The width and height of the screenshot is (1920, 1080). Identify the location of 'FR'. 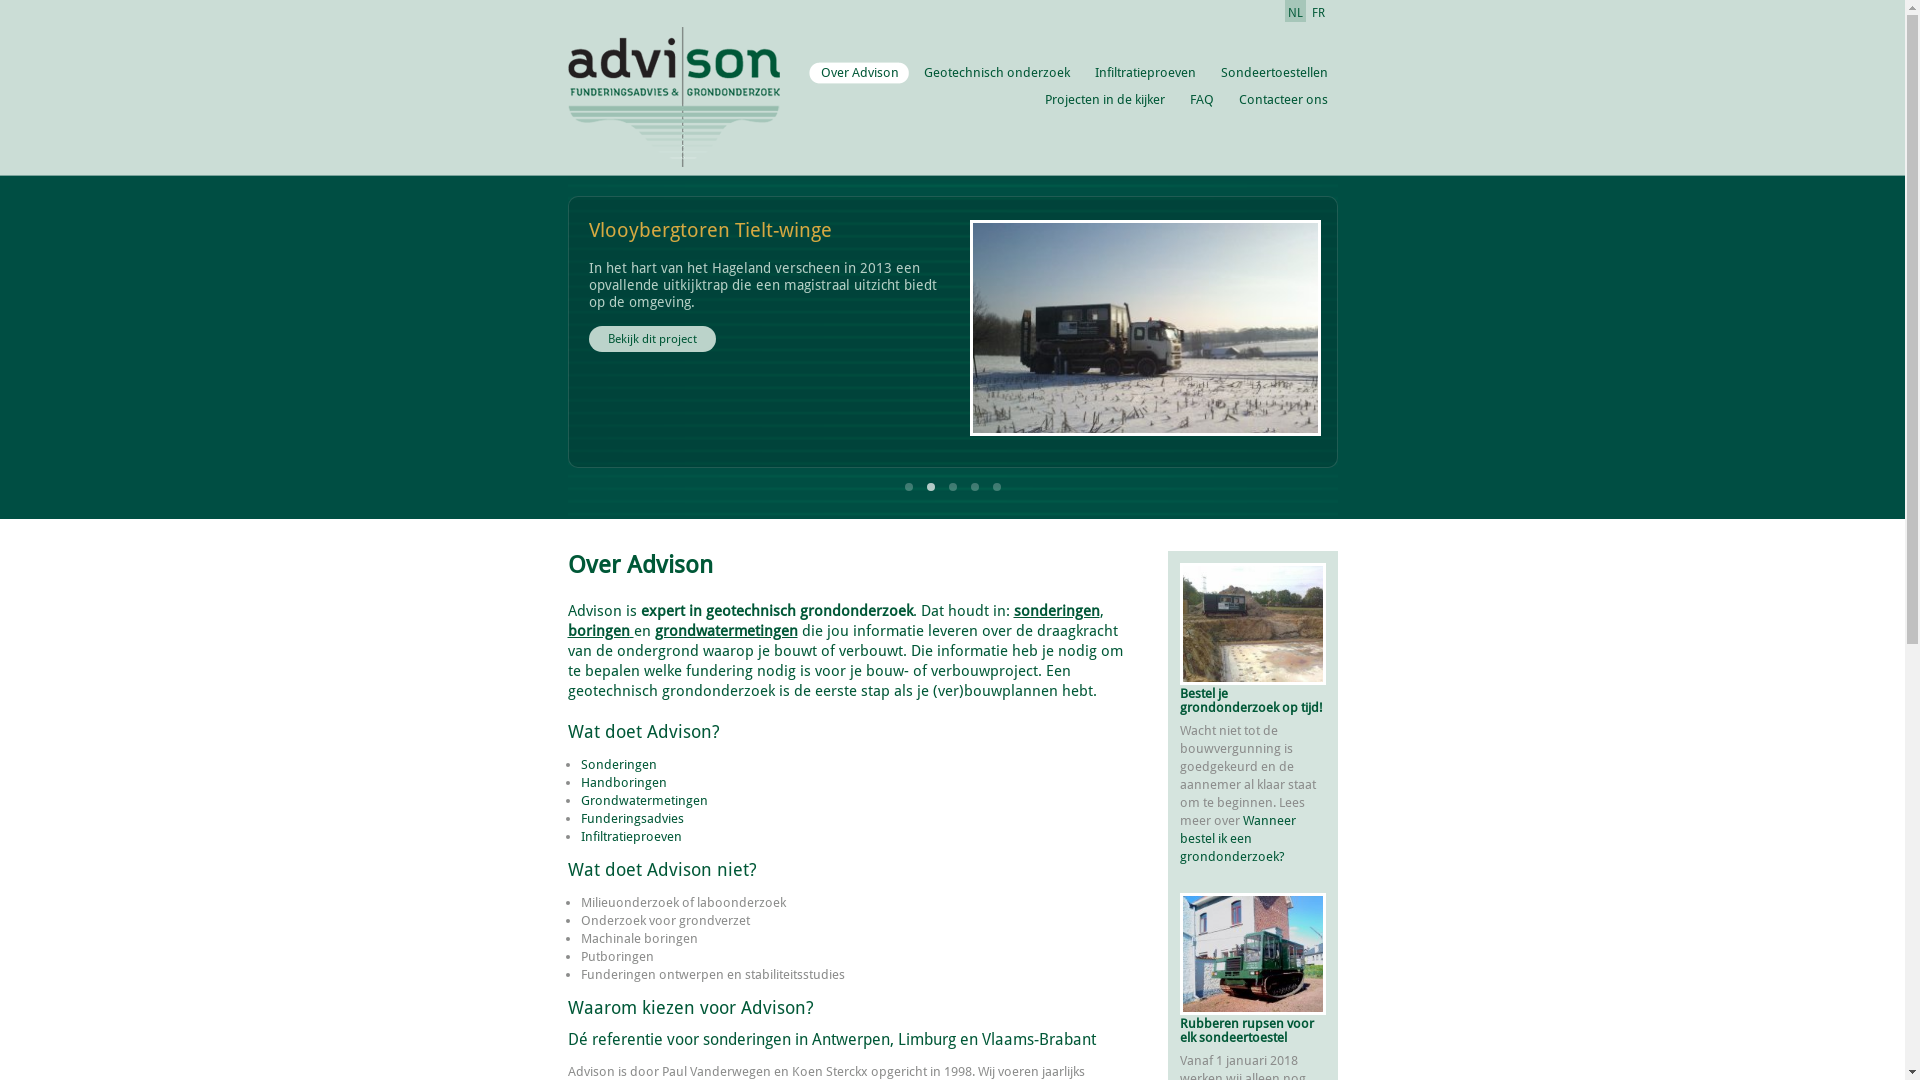
(1317, 11).